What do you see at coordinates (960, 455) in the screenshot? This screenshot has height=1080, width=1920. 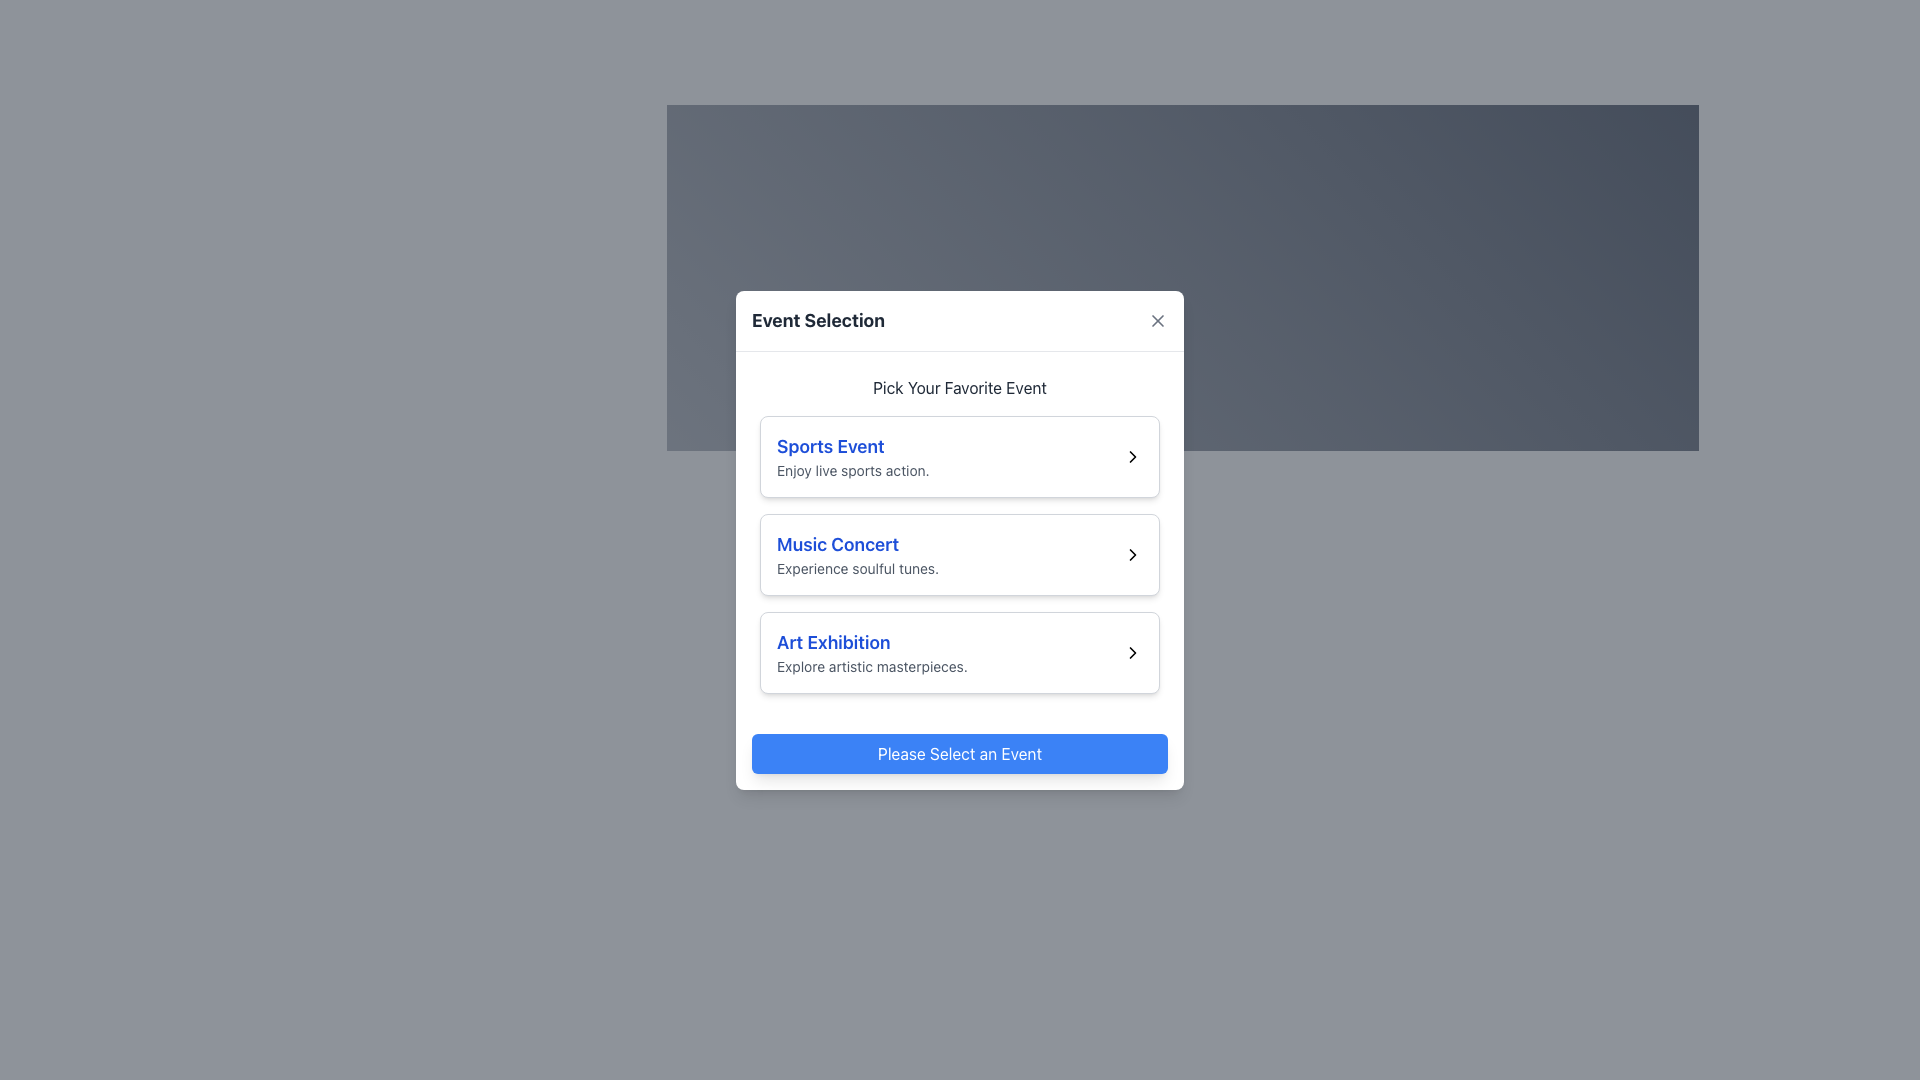 I see `focus the first clickable card representing a sports event option within the 'Event Selection' modal` at bounding box center [960, 455].